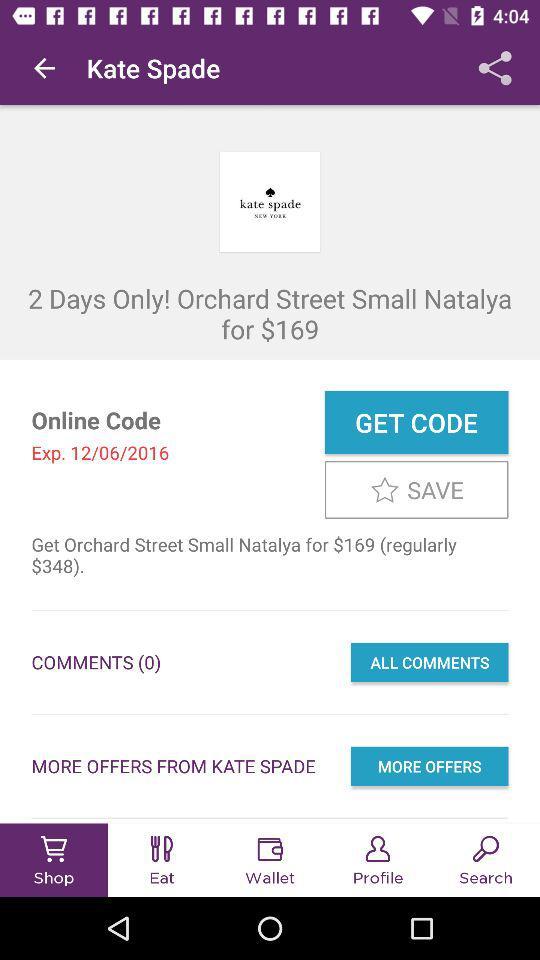 The image size is (540, 960). Describe the element at coordinates (270, 201) in the screenshot. I see `the kate spade logo` at that location.